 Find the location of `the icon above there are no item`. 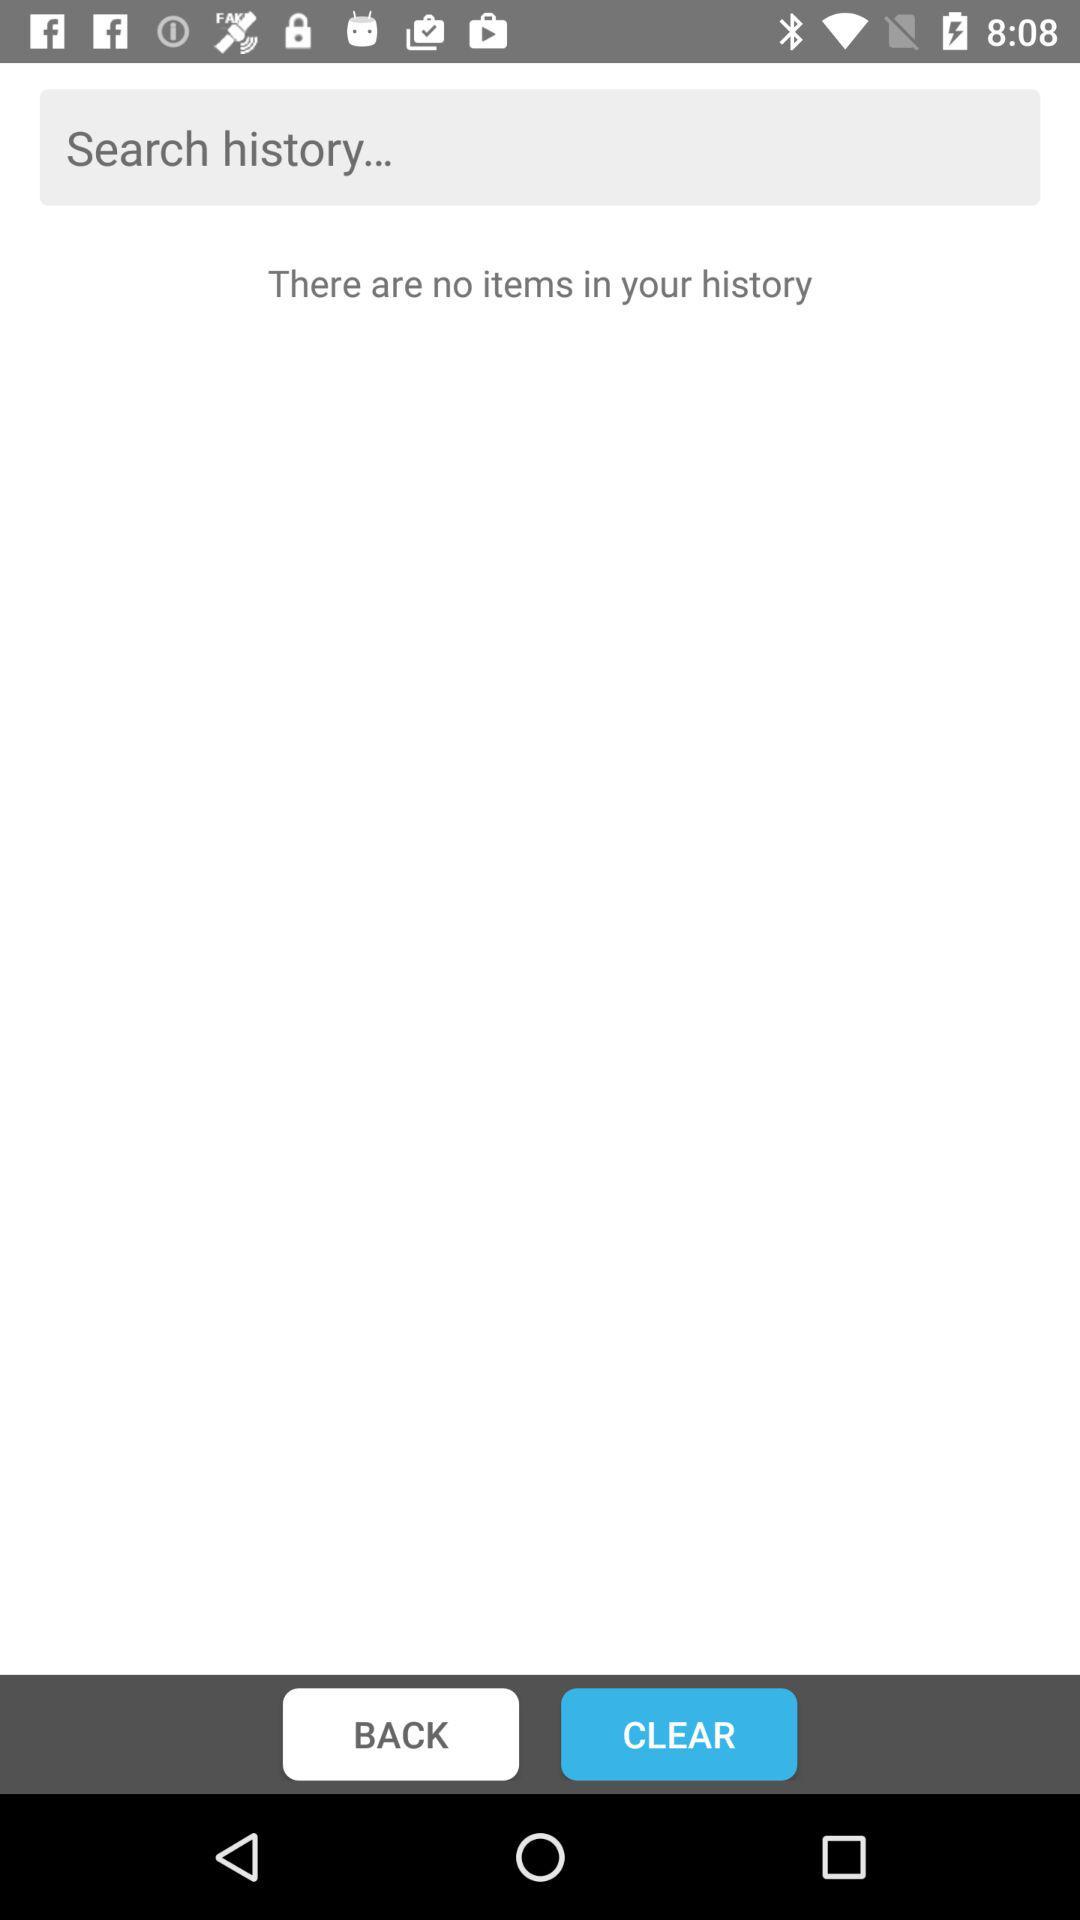

the icon above there are no item is located at coordinates (540, 146).